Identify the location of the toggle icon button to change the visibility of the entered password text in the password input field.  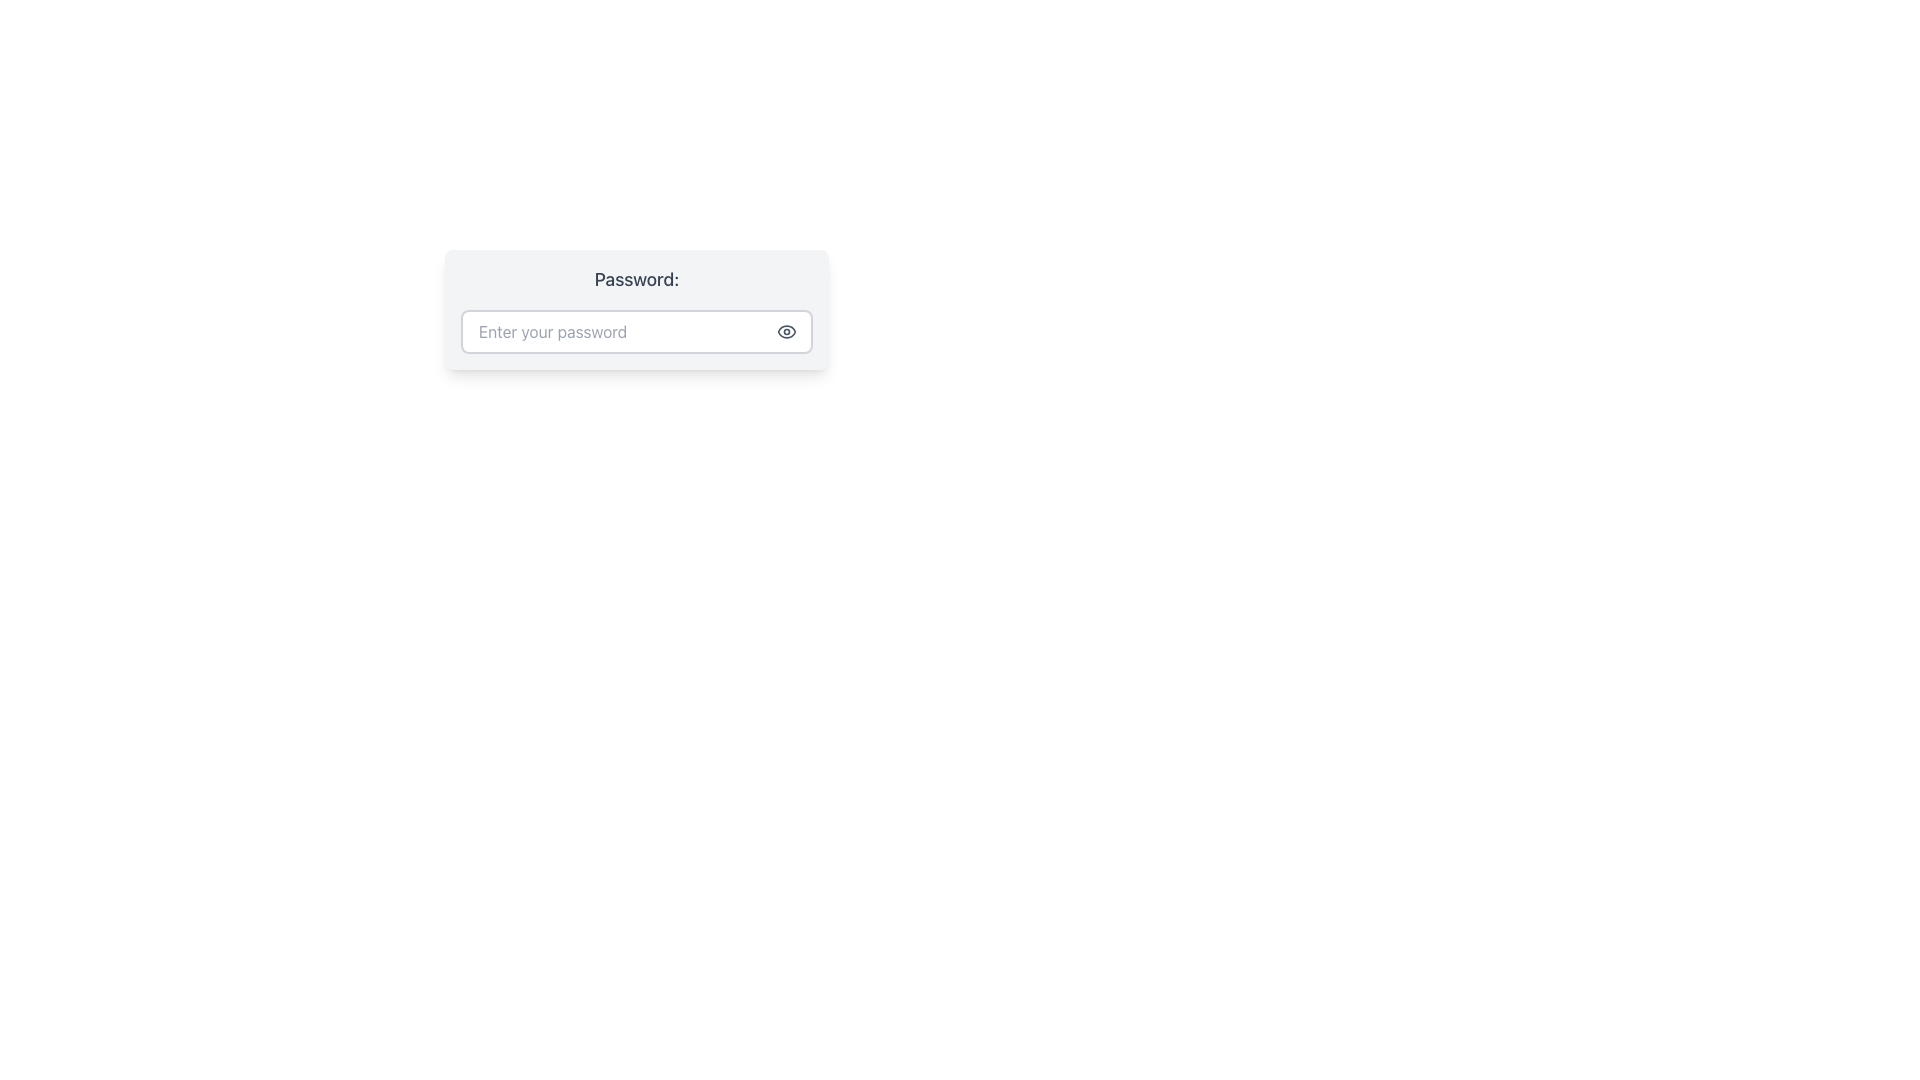
(786, 330).